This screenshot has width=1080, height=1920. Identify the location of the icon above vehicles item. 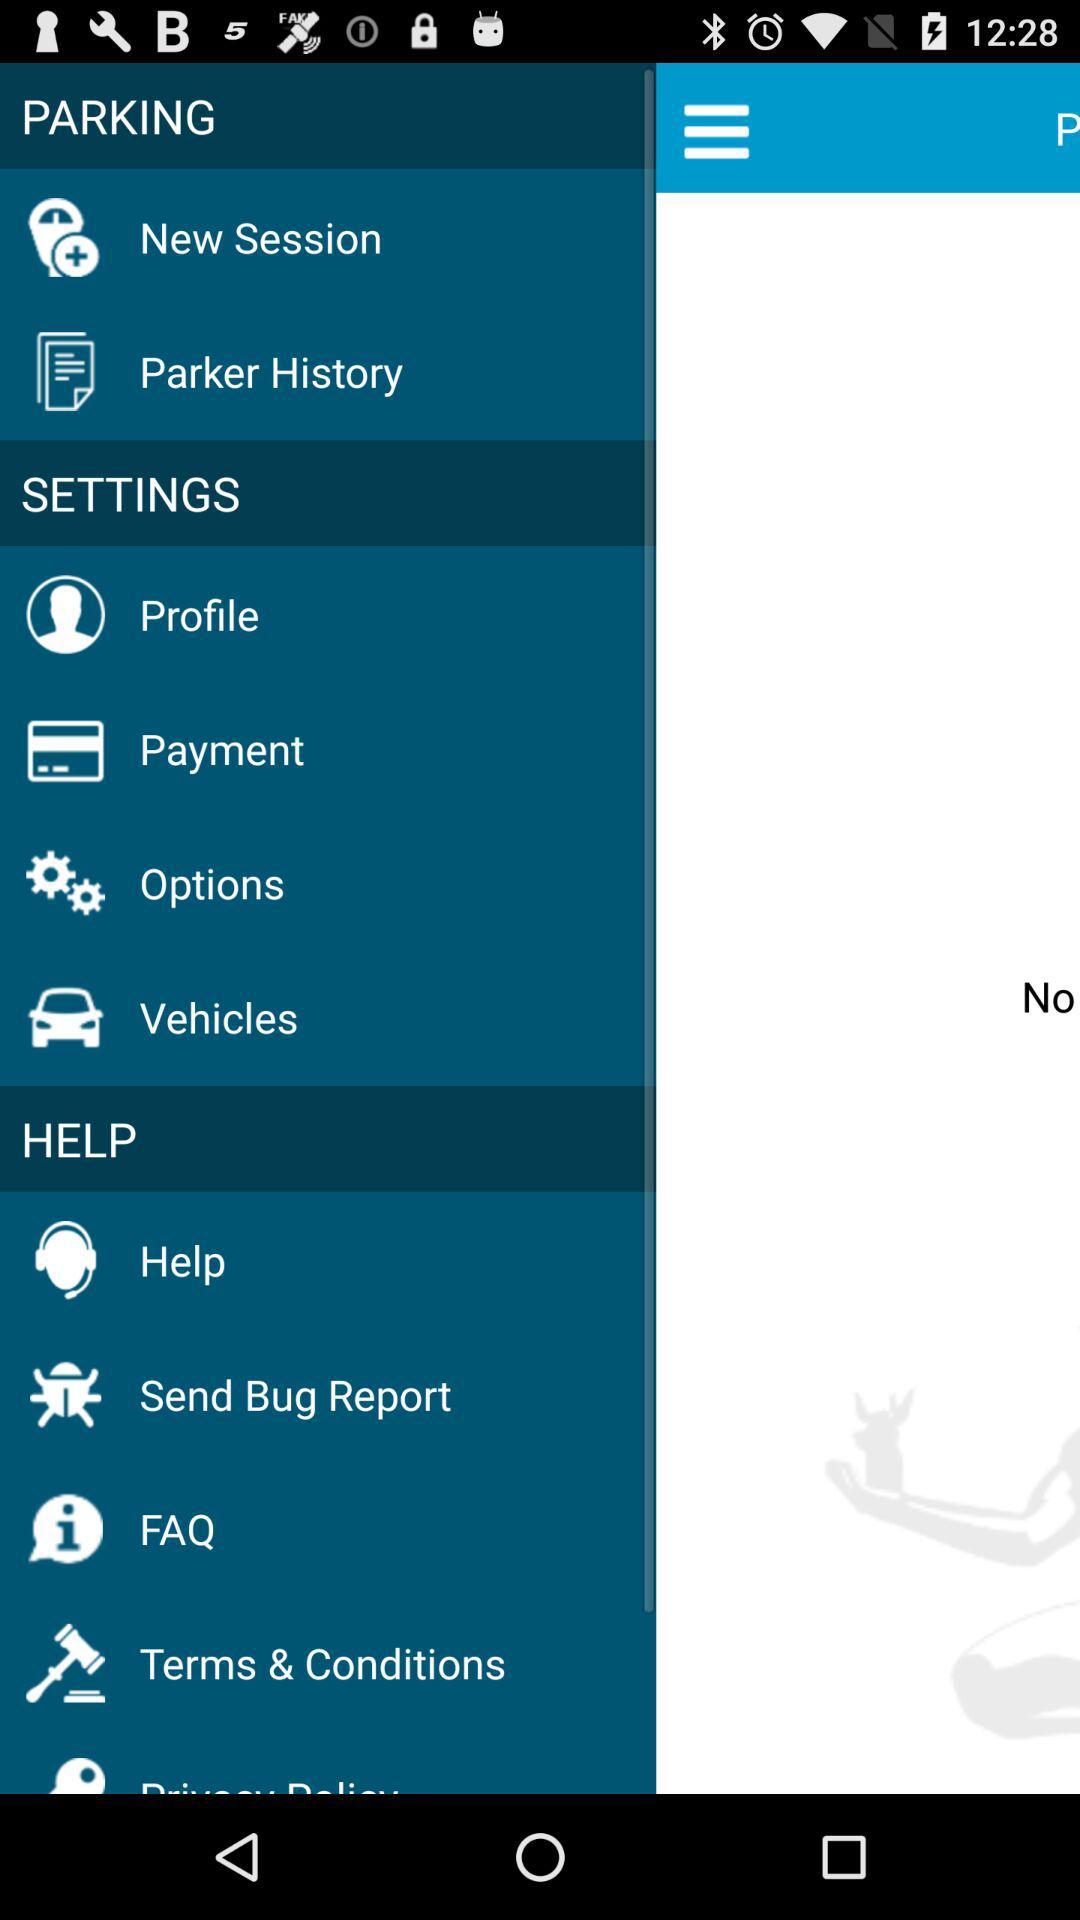
(212, 881).